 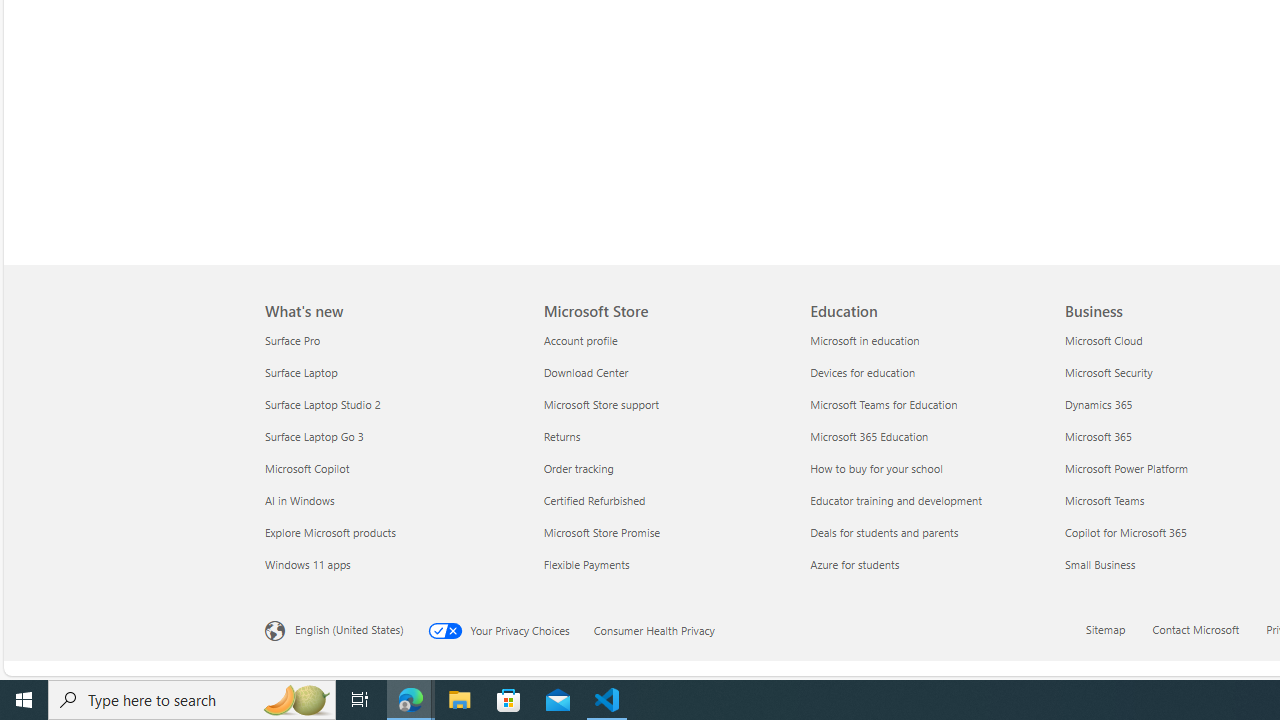 I want to click on 'Download Center Microsoft Store', so click(x=584, y=372).